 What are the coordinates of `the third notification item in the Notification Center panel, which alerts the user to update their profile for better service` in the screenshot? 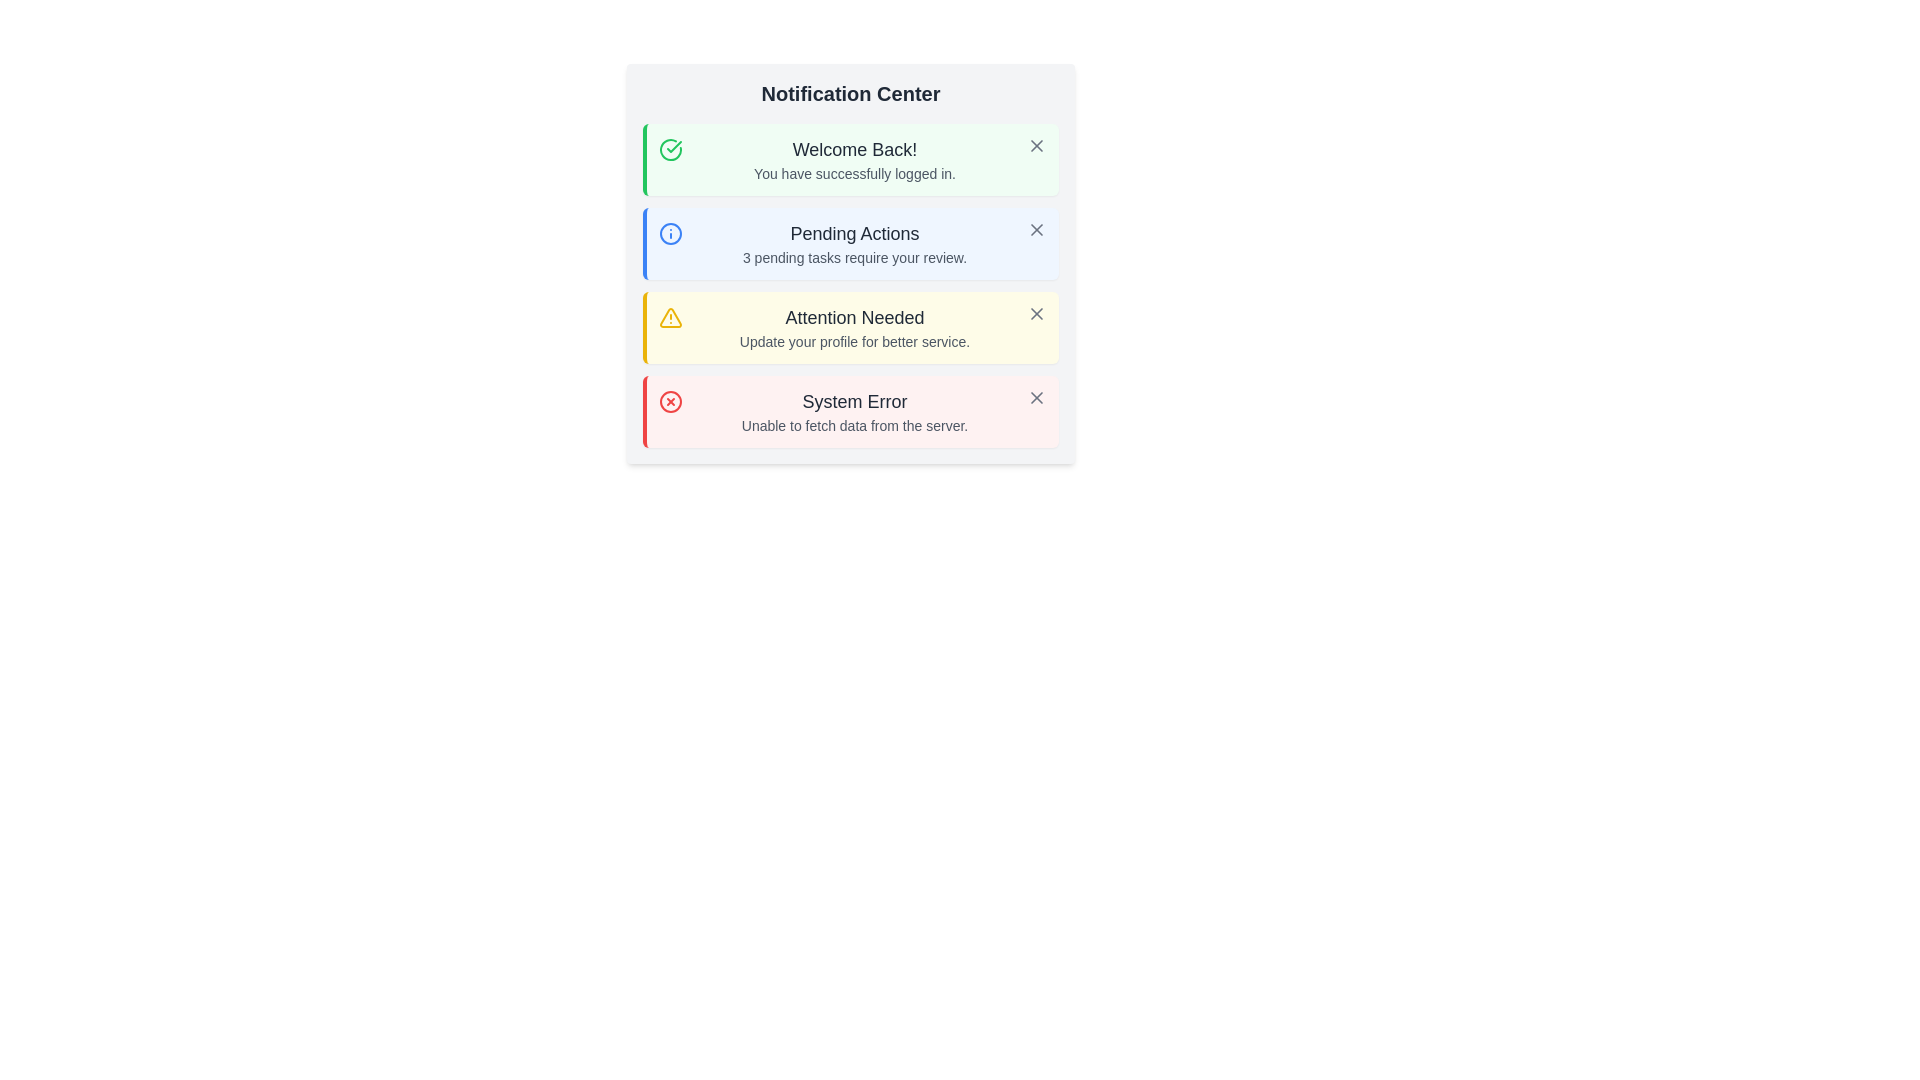 It's located at (854, 326).